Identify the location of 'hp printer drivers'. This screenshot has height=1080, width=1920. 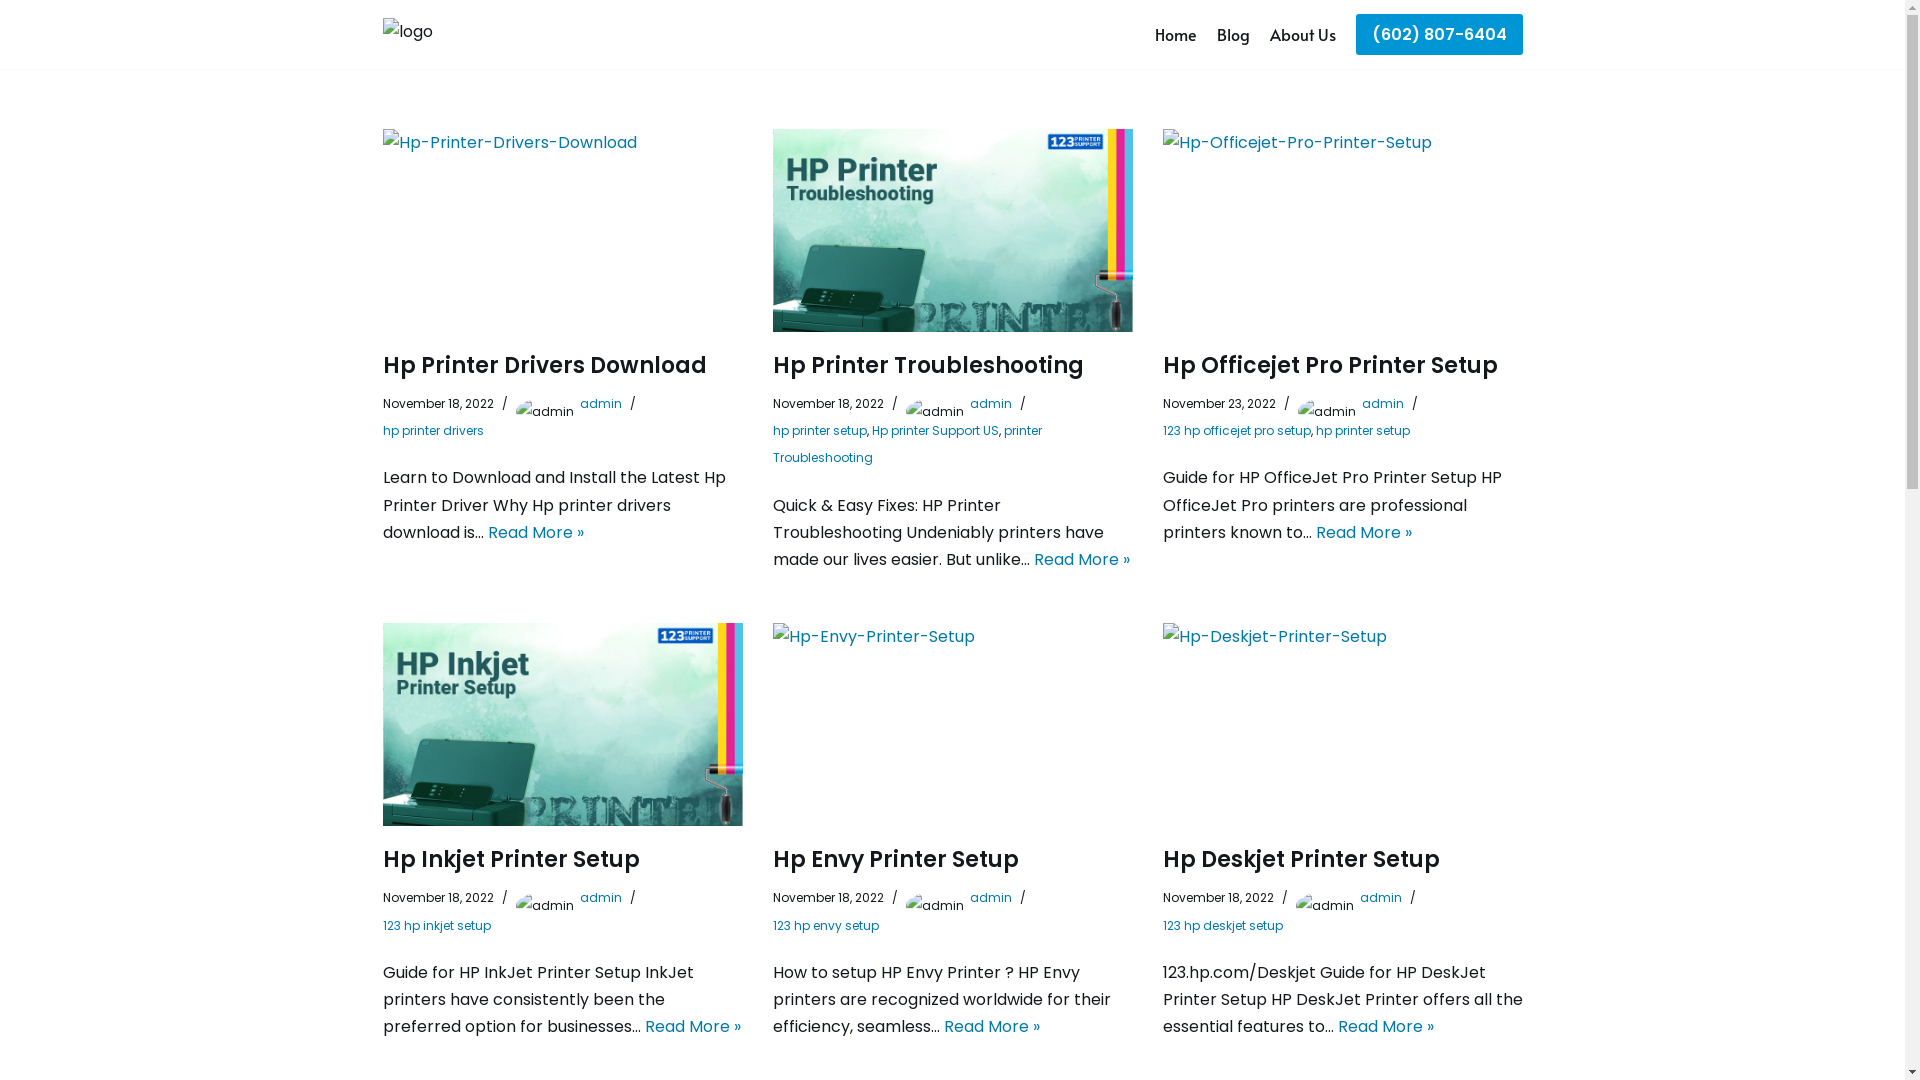
(431, 429).